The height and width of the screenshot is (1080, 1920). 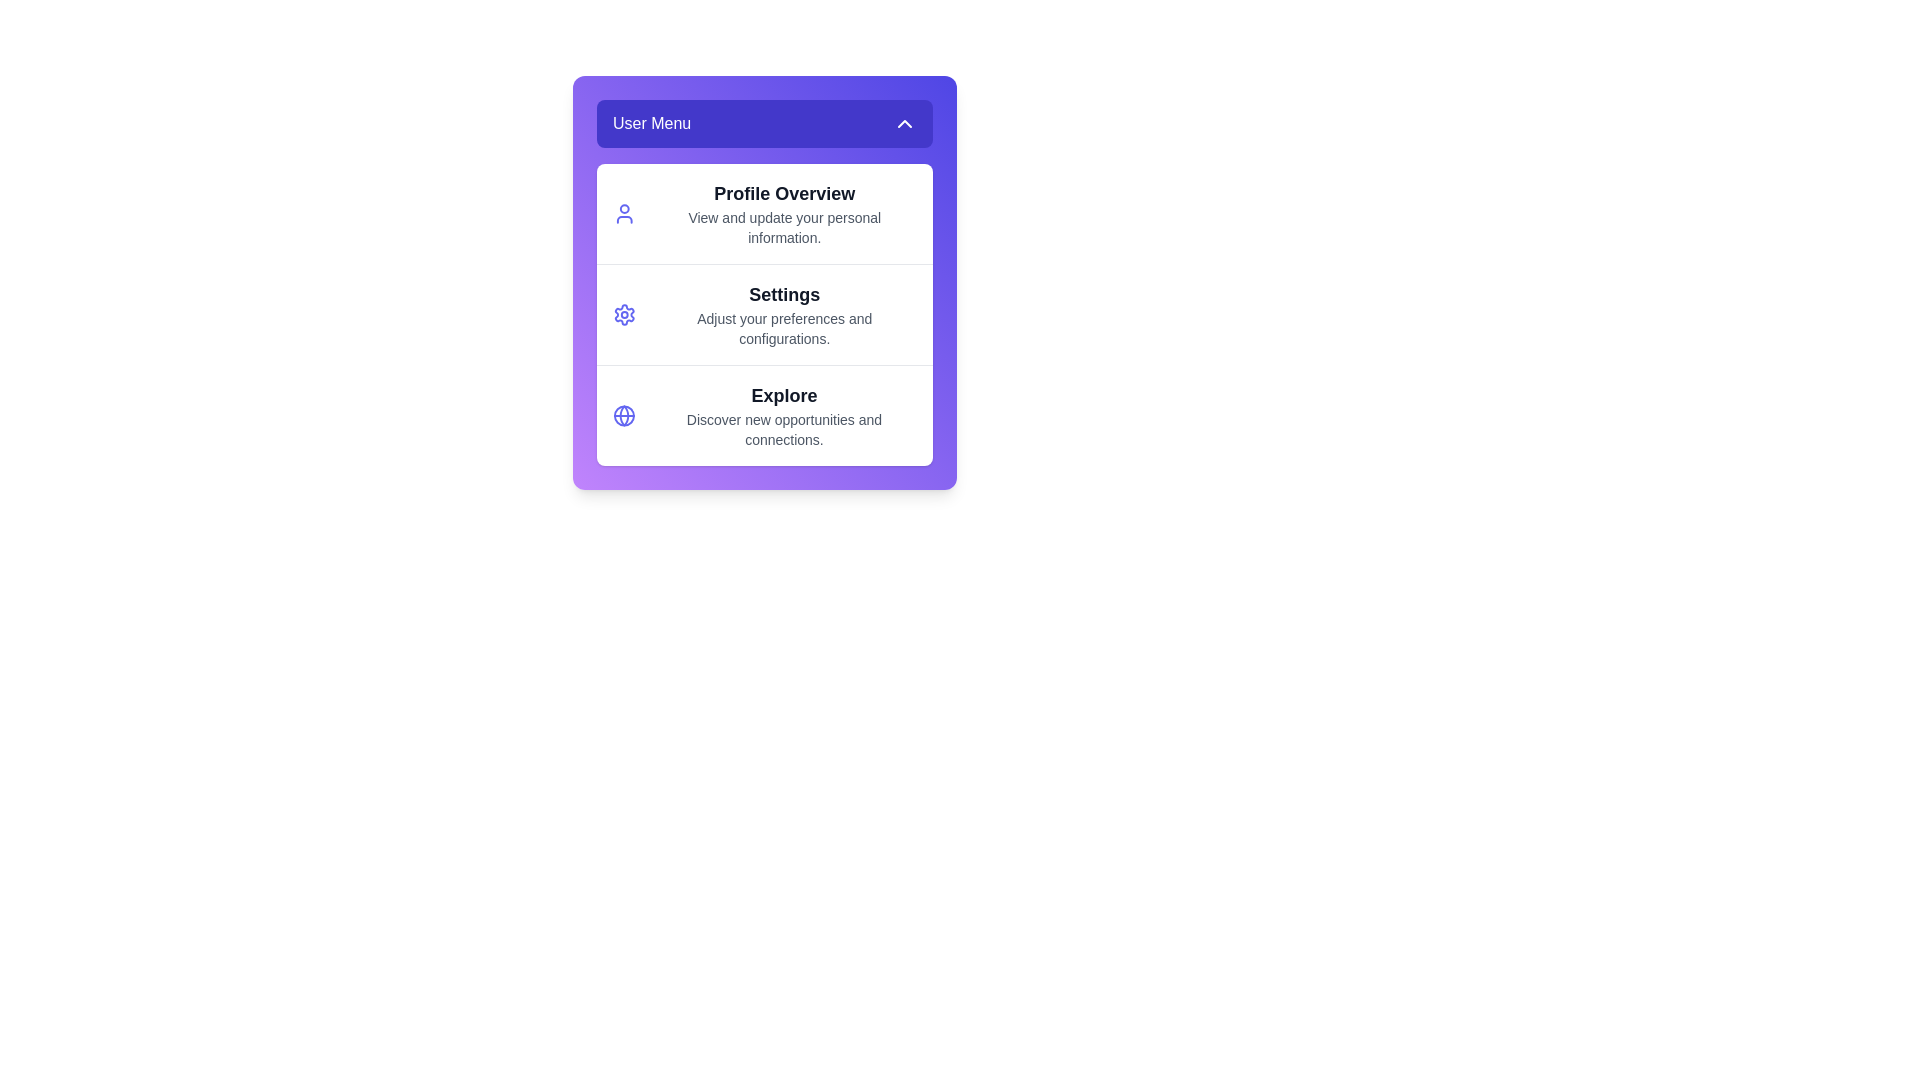 What do you see at coordinates (783, 193) in the screenshot?
I see `text header labeled 'Profile Overview' which is displayed in bold gray font against a white background within the user menu interface, located at the top of the menu section beneath the profile icon` at bounding box center [783, 193].